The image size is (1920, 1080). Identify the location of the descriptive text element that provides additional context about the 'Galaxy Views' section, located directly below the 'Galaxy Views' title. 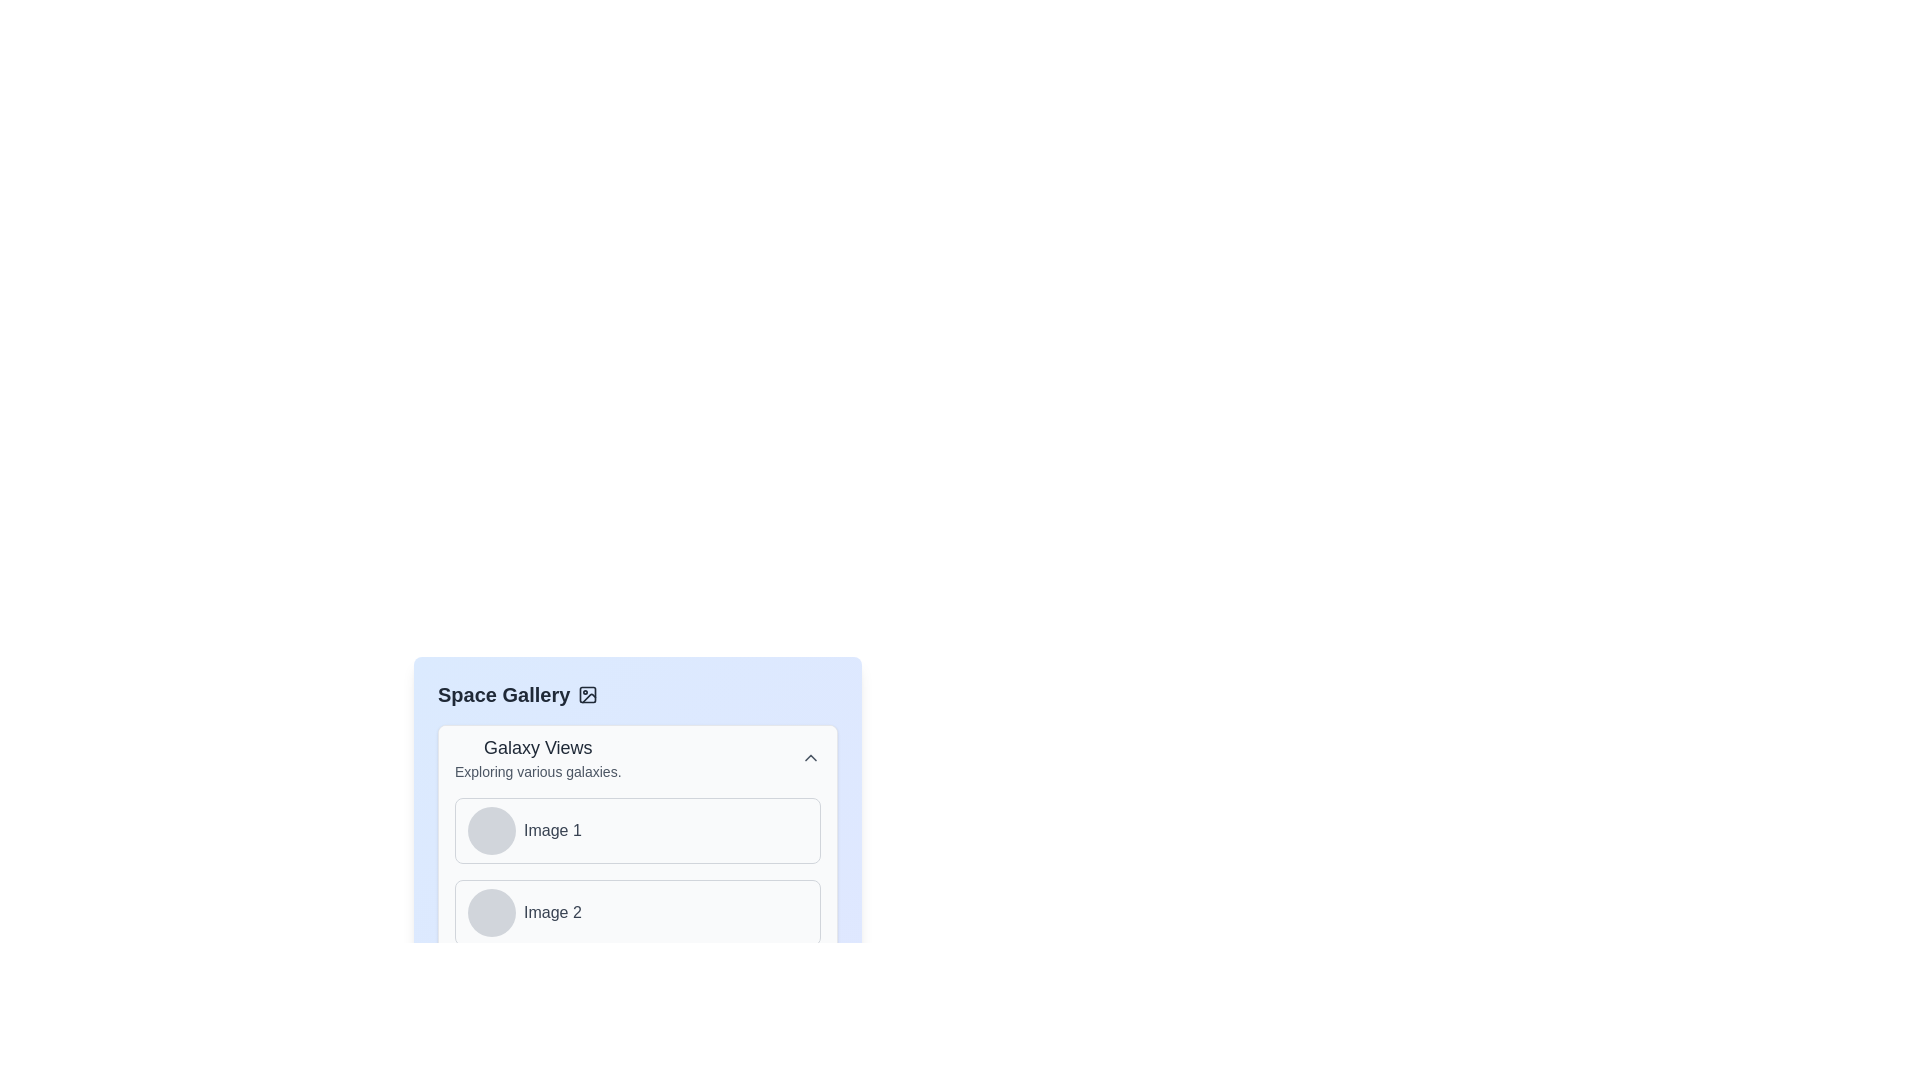
(538, 770).